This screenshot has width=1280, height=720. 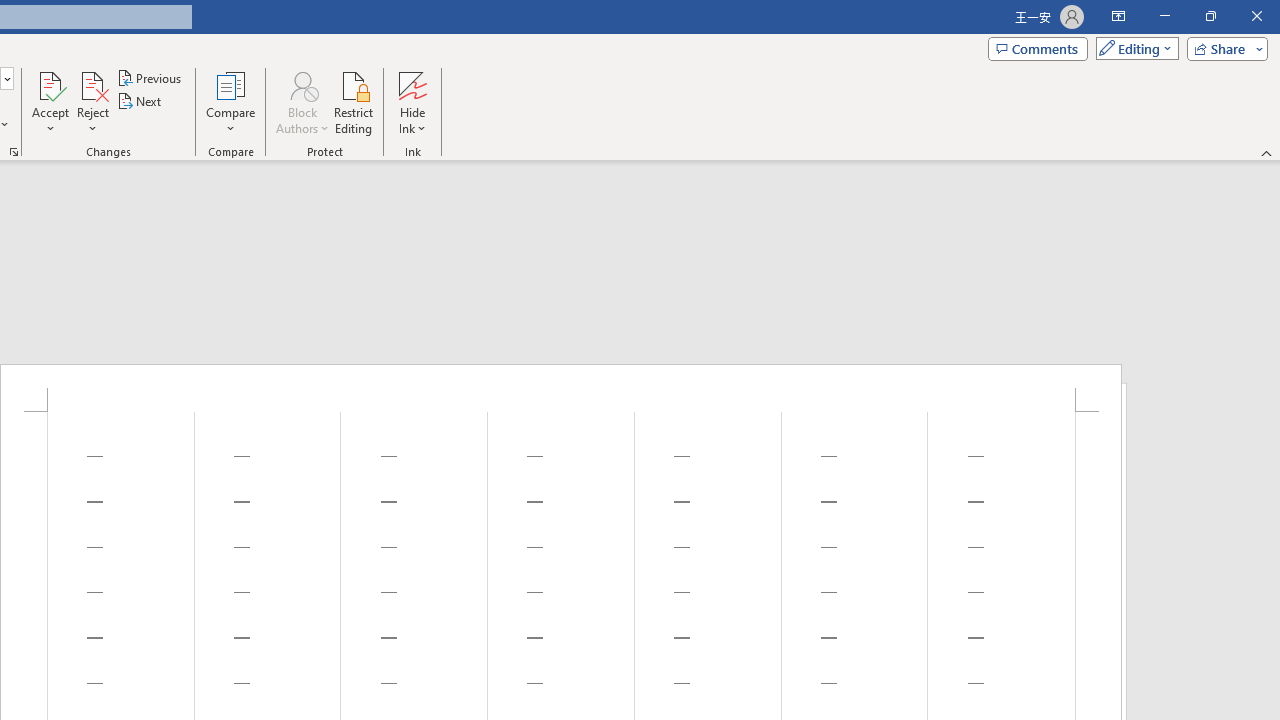 I want to click on 'Accept', so click(x=50, y=103).